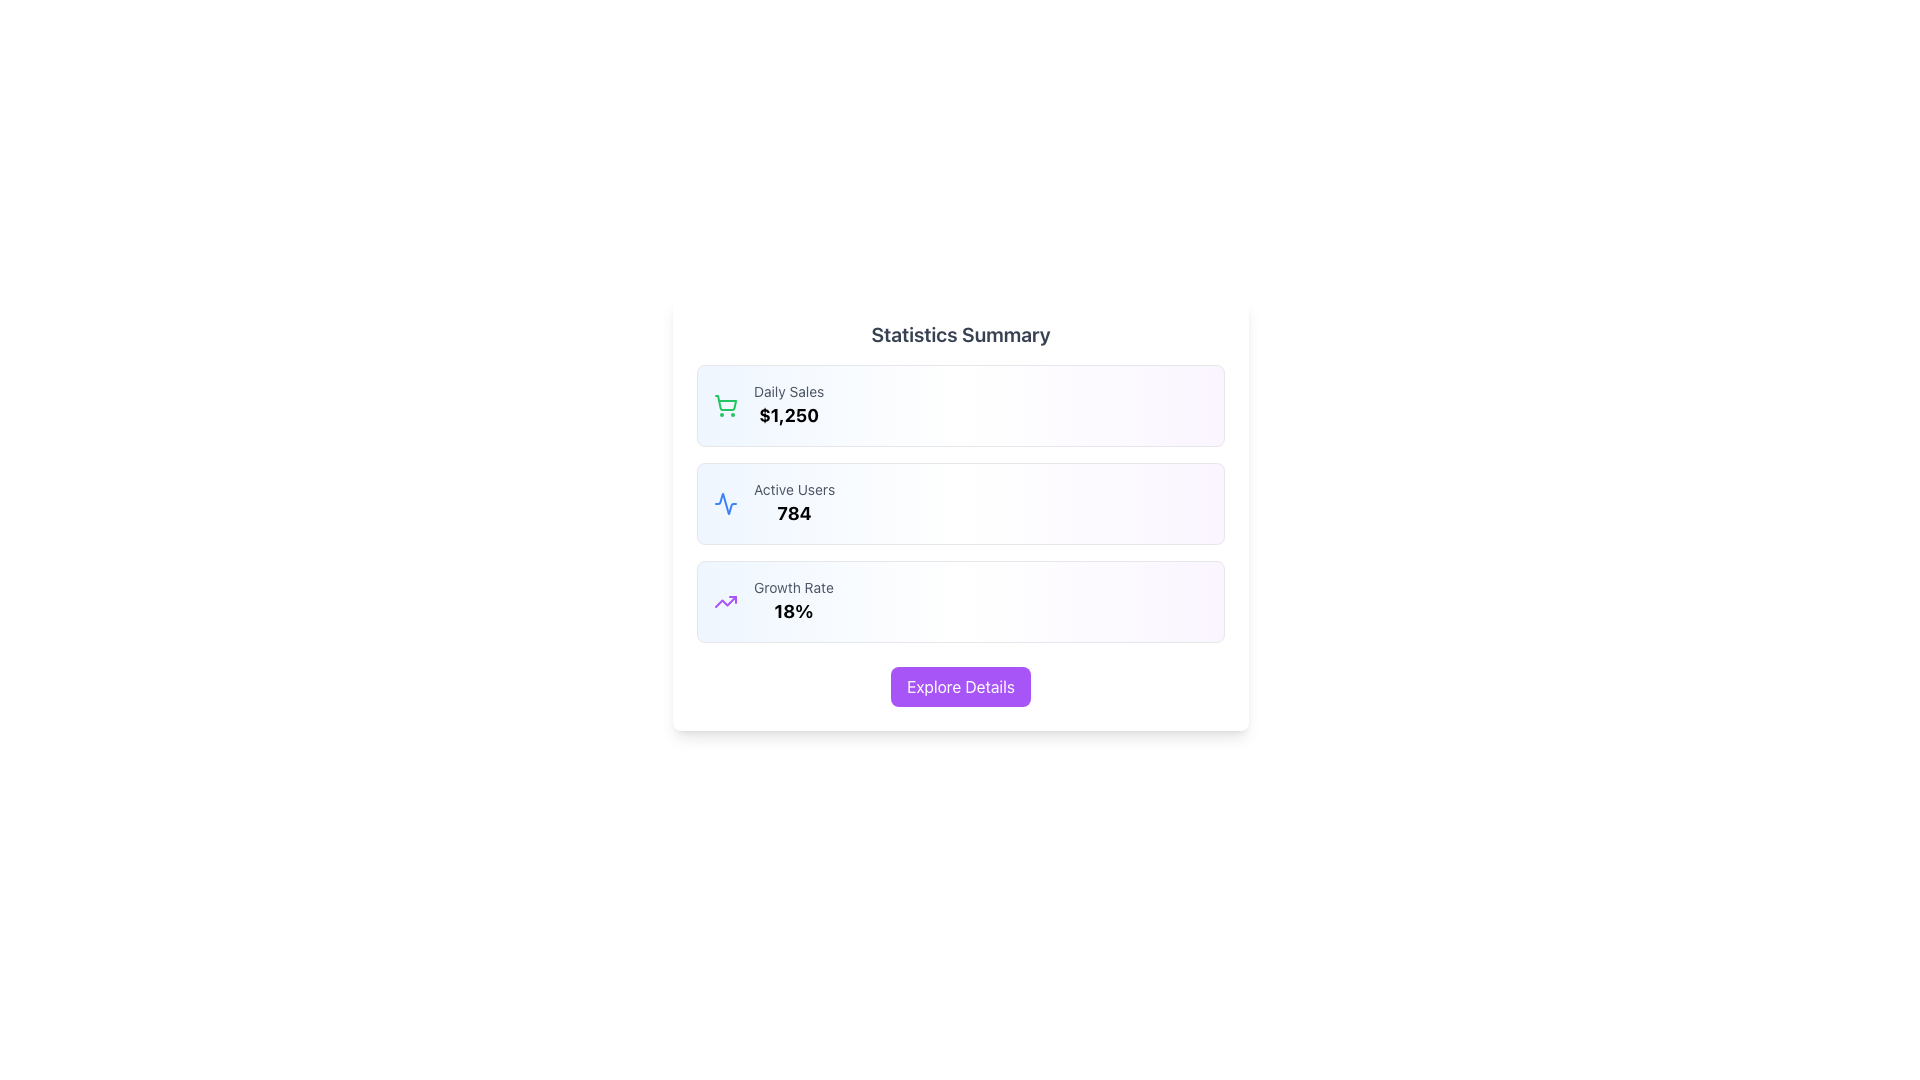 The image size is (1920, 1080). What do you see at coordinates (792, 586) in the screenshot?
I see `the text label that specifies the growth rate statistic, located above the '18%' text in the bottom section of the three vertically stacked cards` at bounding box center [792, 586].